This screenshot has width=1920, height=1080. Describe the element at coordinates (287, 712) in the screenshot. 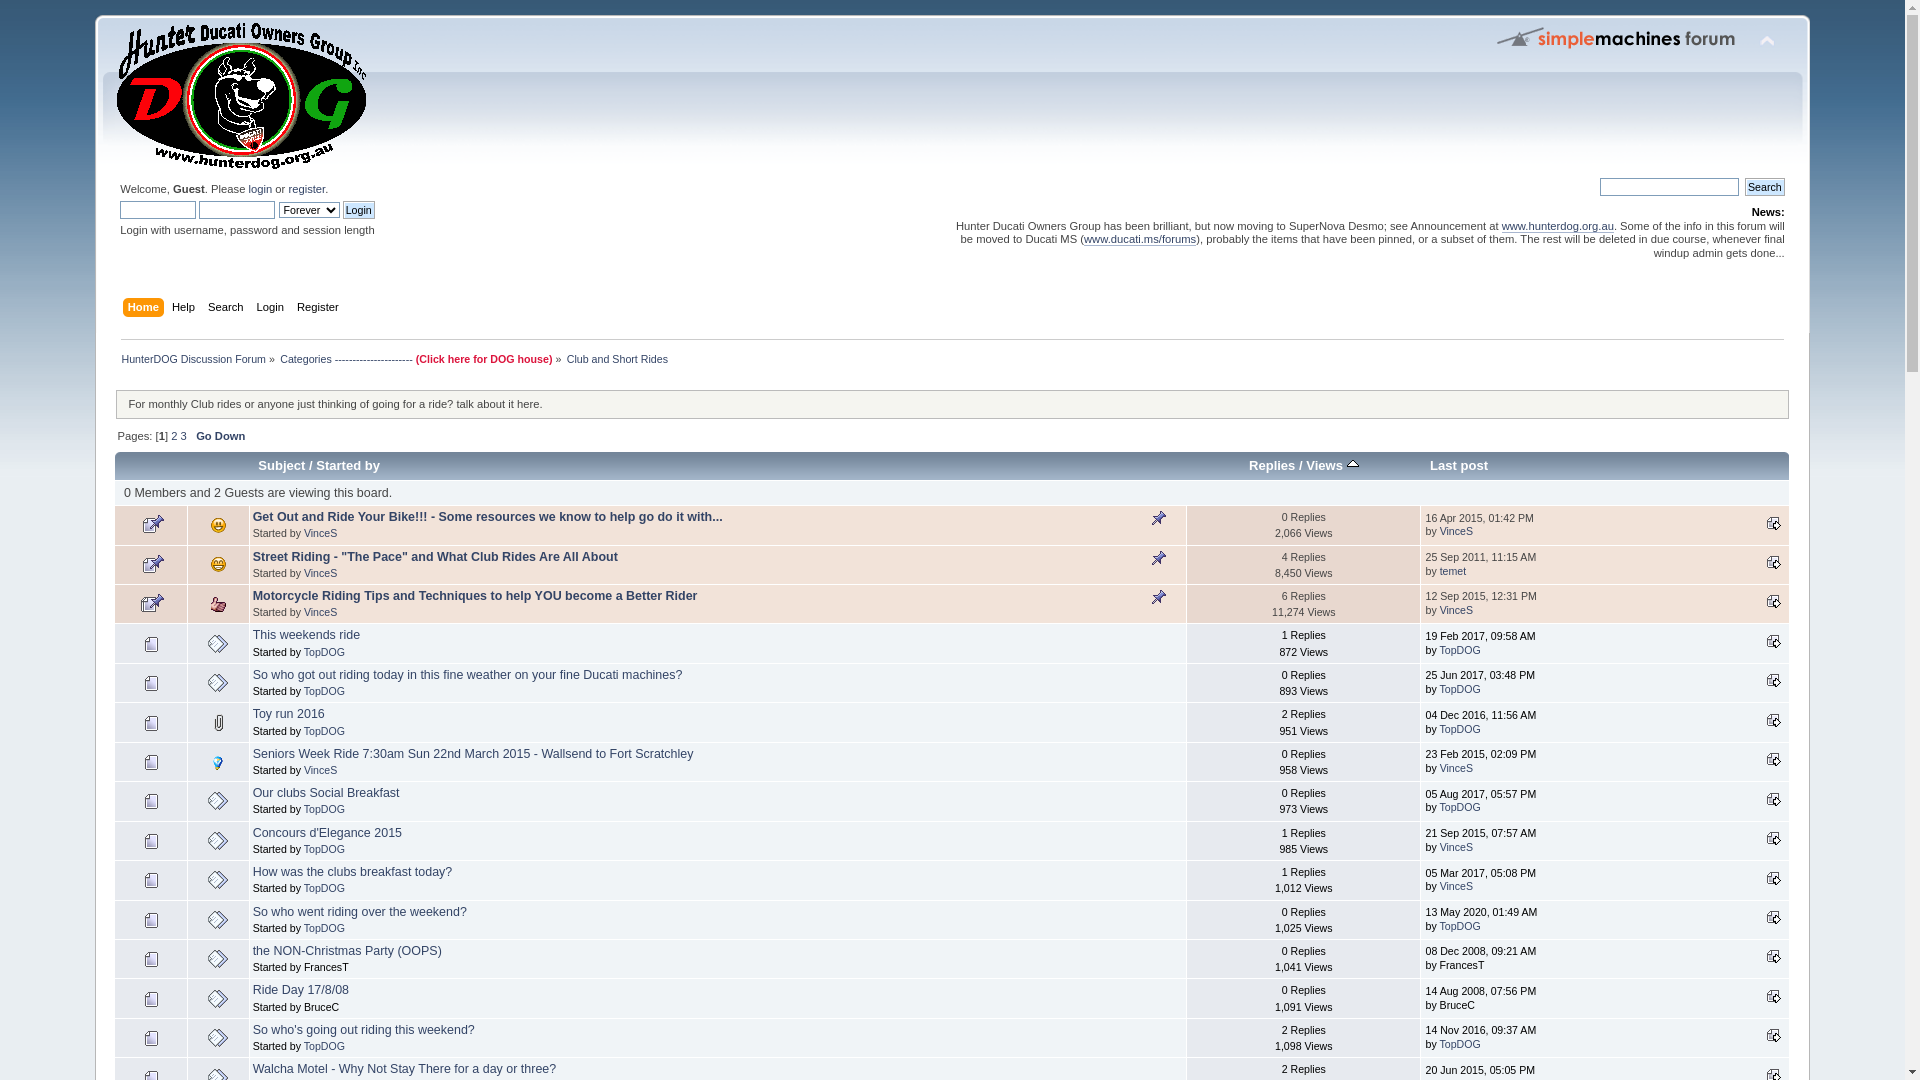

I see `'Toy run 2016'` at that location.